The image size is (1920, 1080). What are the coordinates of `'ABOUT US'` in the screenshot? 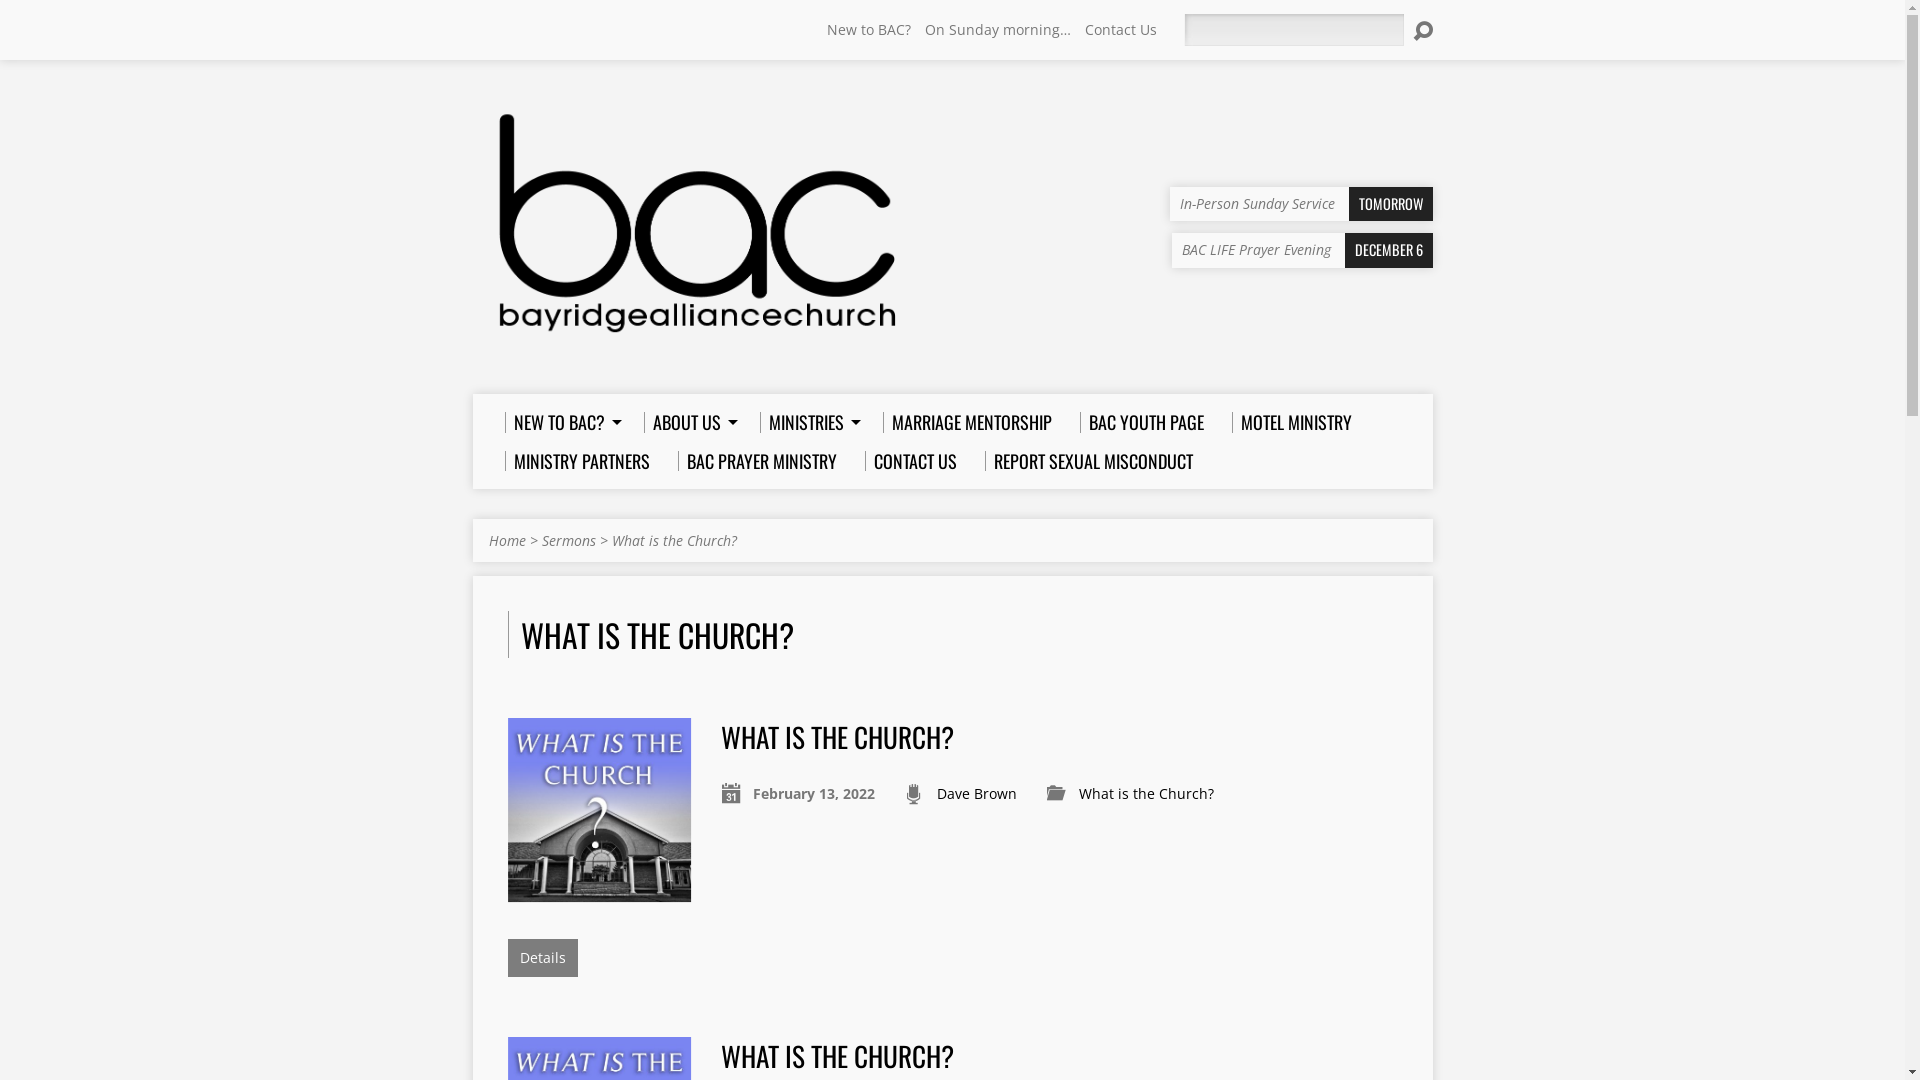 It's located at (687, 420).